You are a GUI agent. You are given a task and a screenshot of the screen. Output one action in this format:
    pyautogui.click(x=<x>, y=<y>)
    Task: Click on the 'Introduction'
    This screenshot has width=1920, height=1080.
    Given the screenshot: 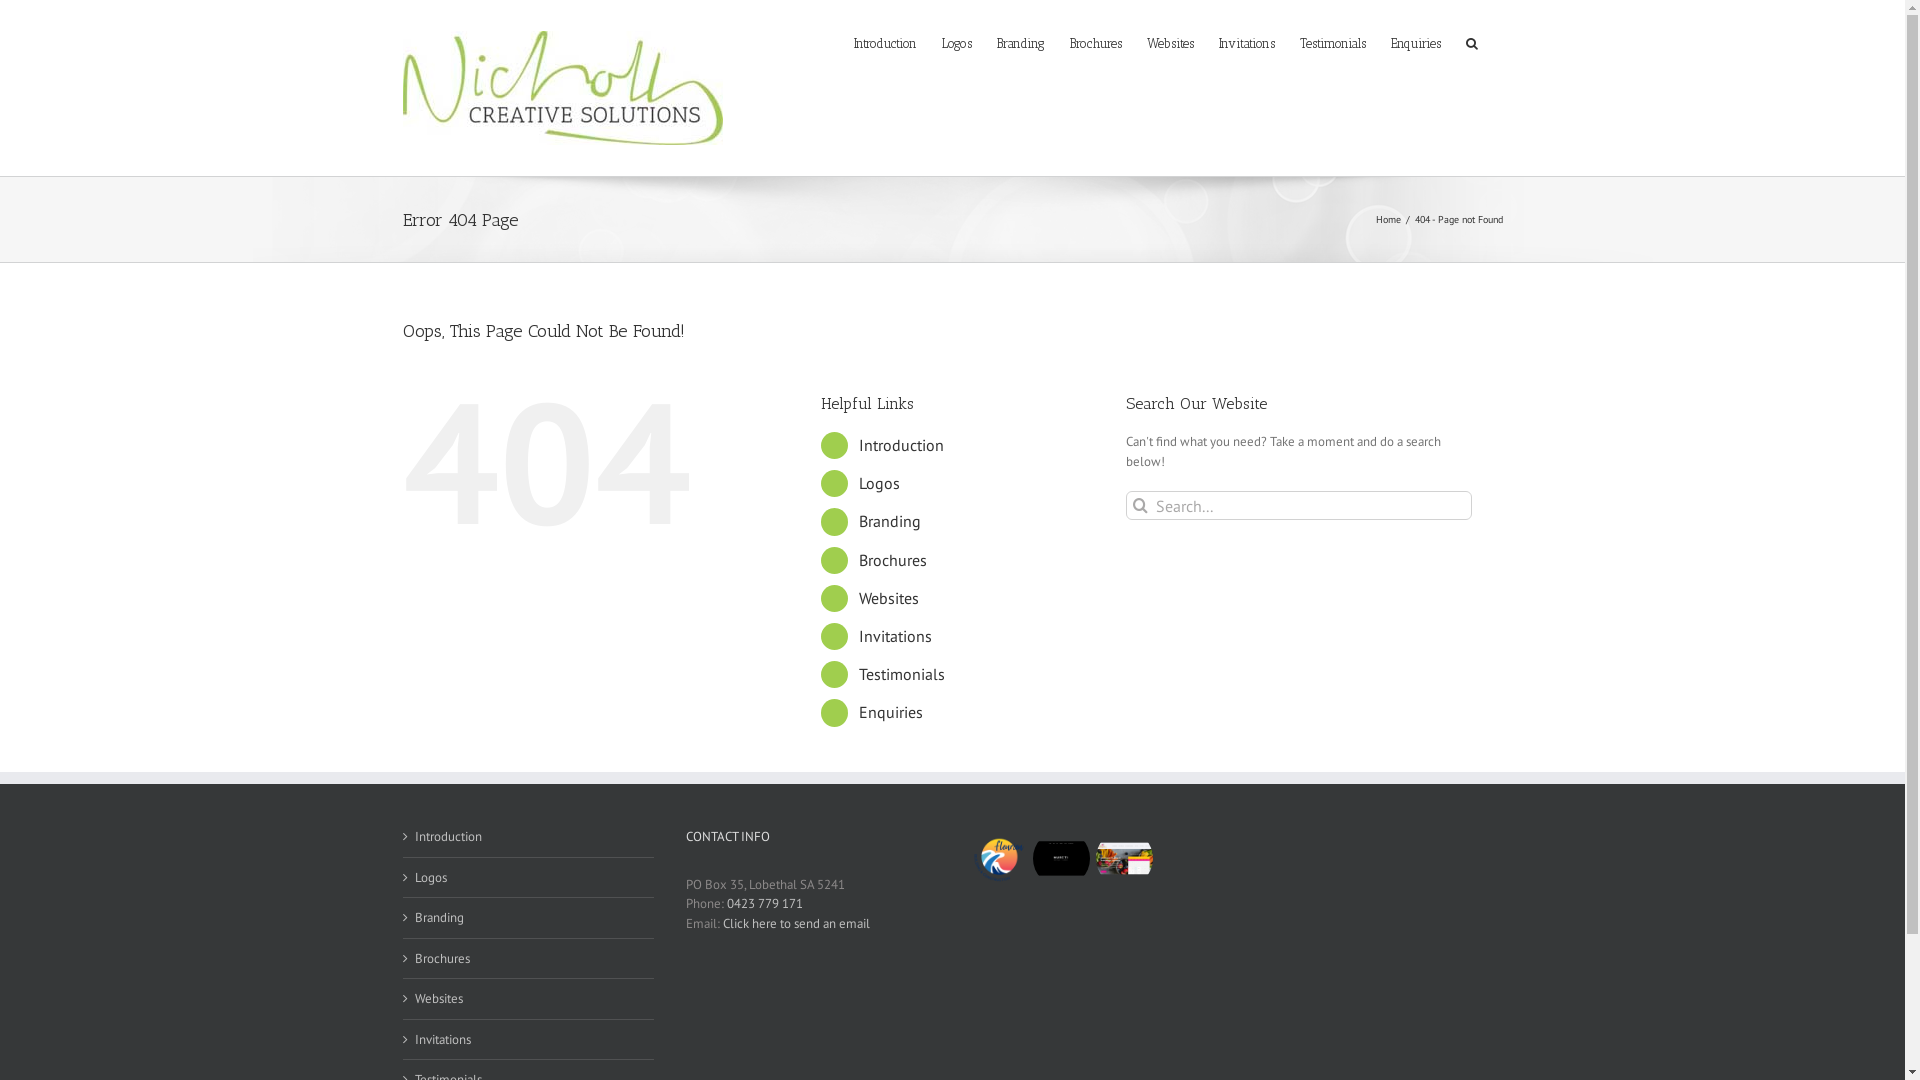 What is the action you would take?
    pyautogui.click(x=884, y=42)
    